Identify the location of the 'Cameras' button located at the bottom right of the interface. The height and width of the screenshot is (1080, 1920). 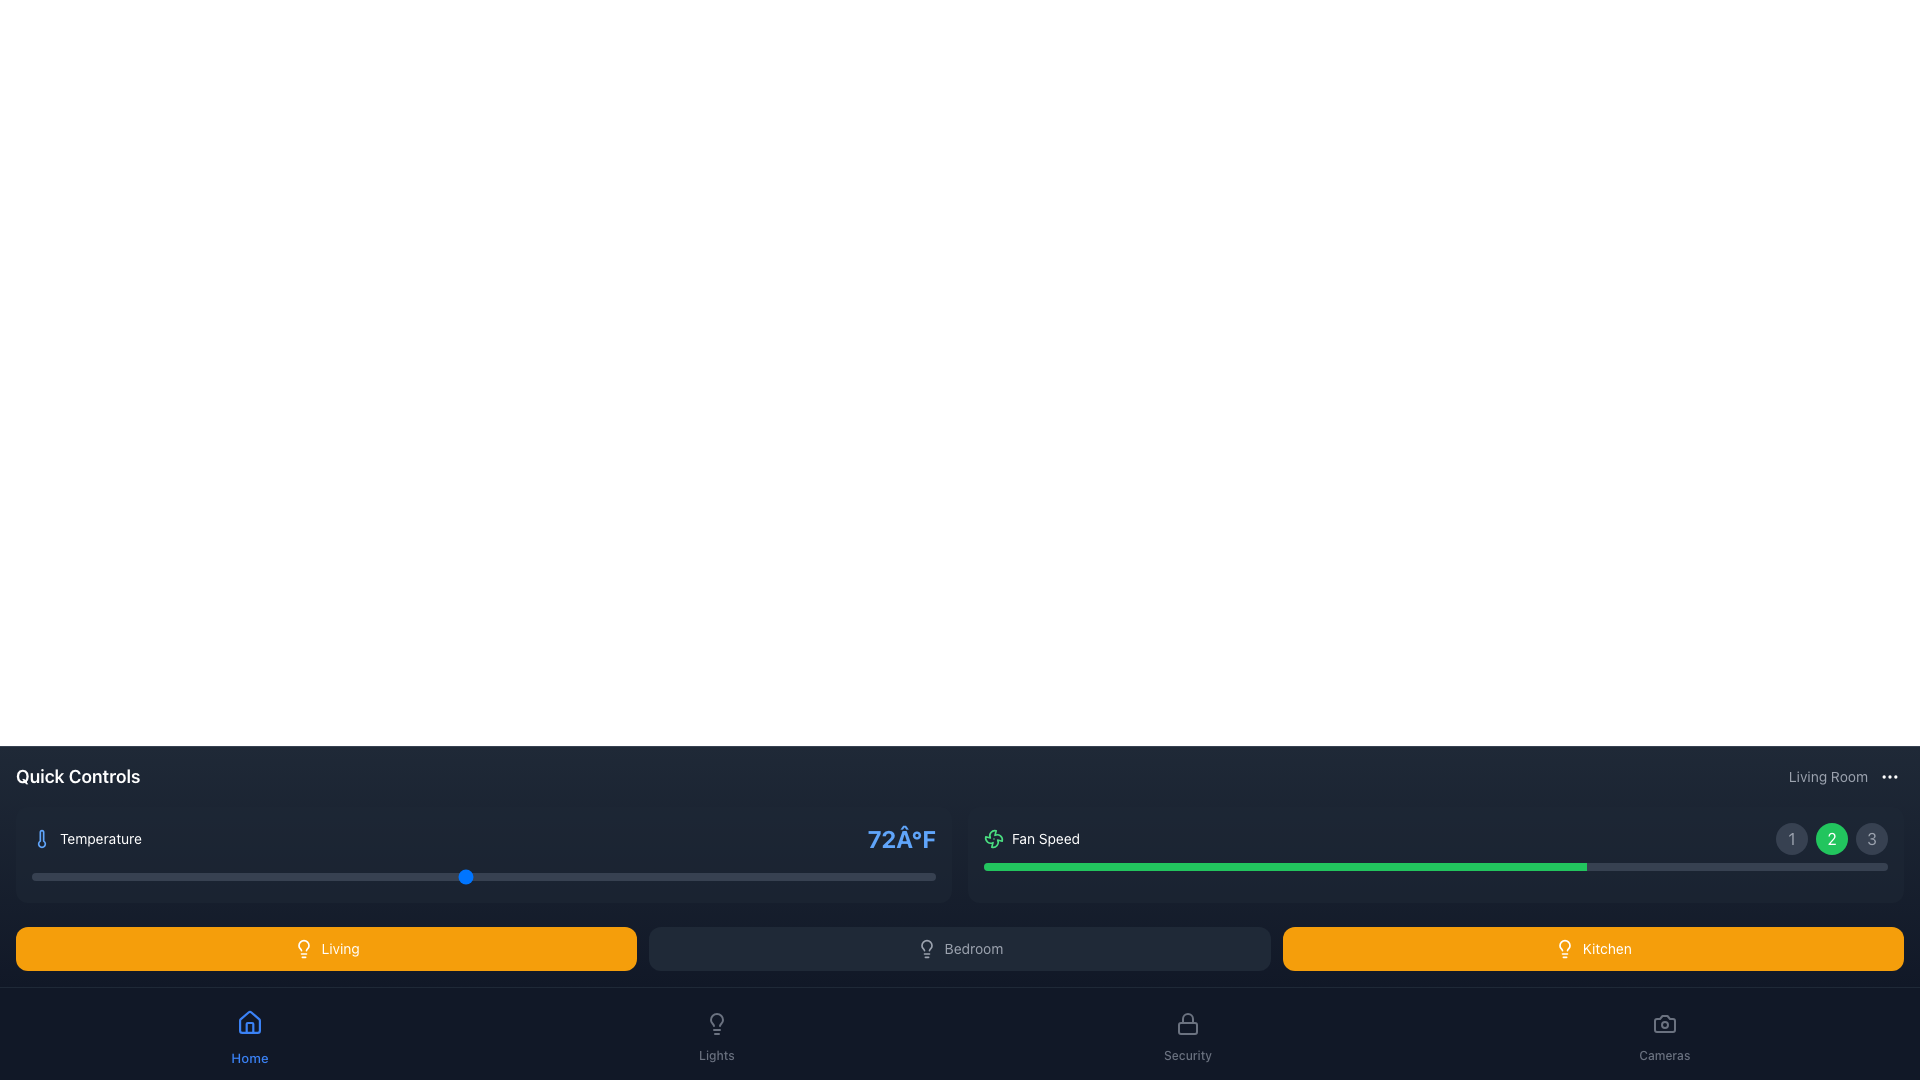
(1664, 1033).